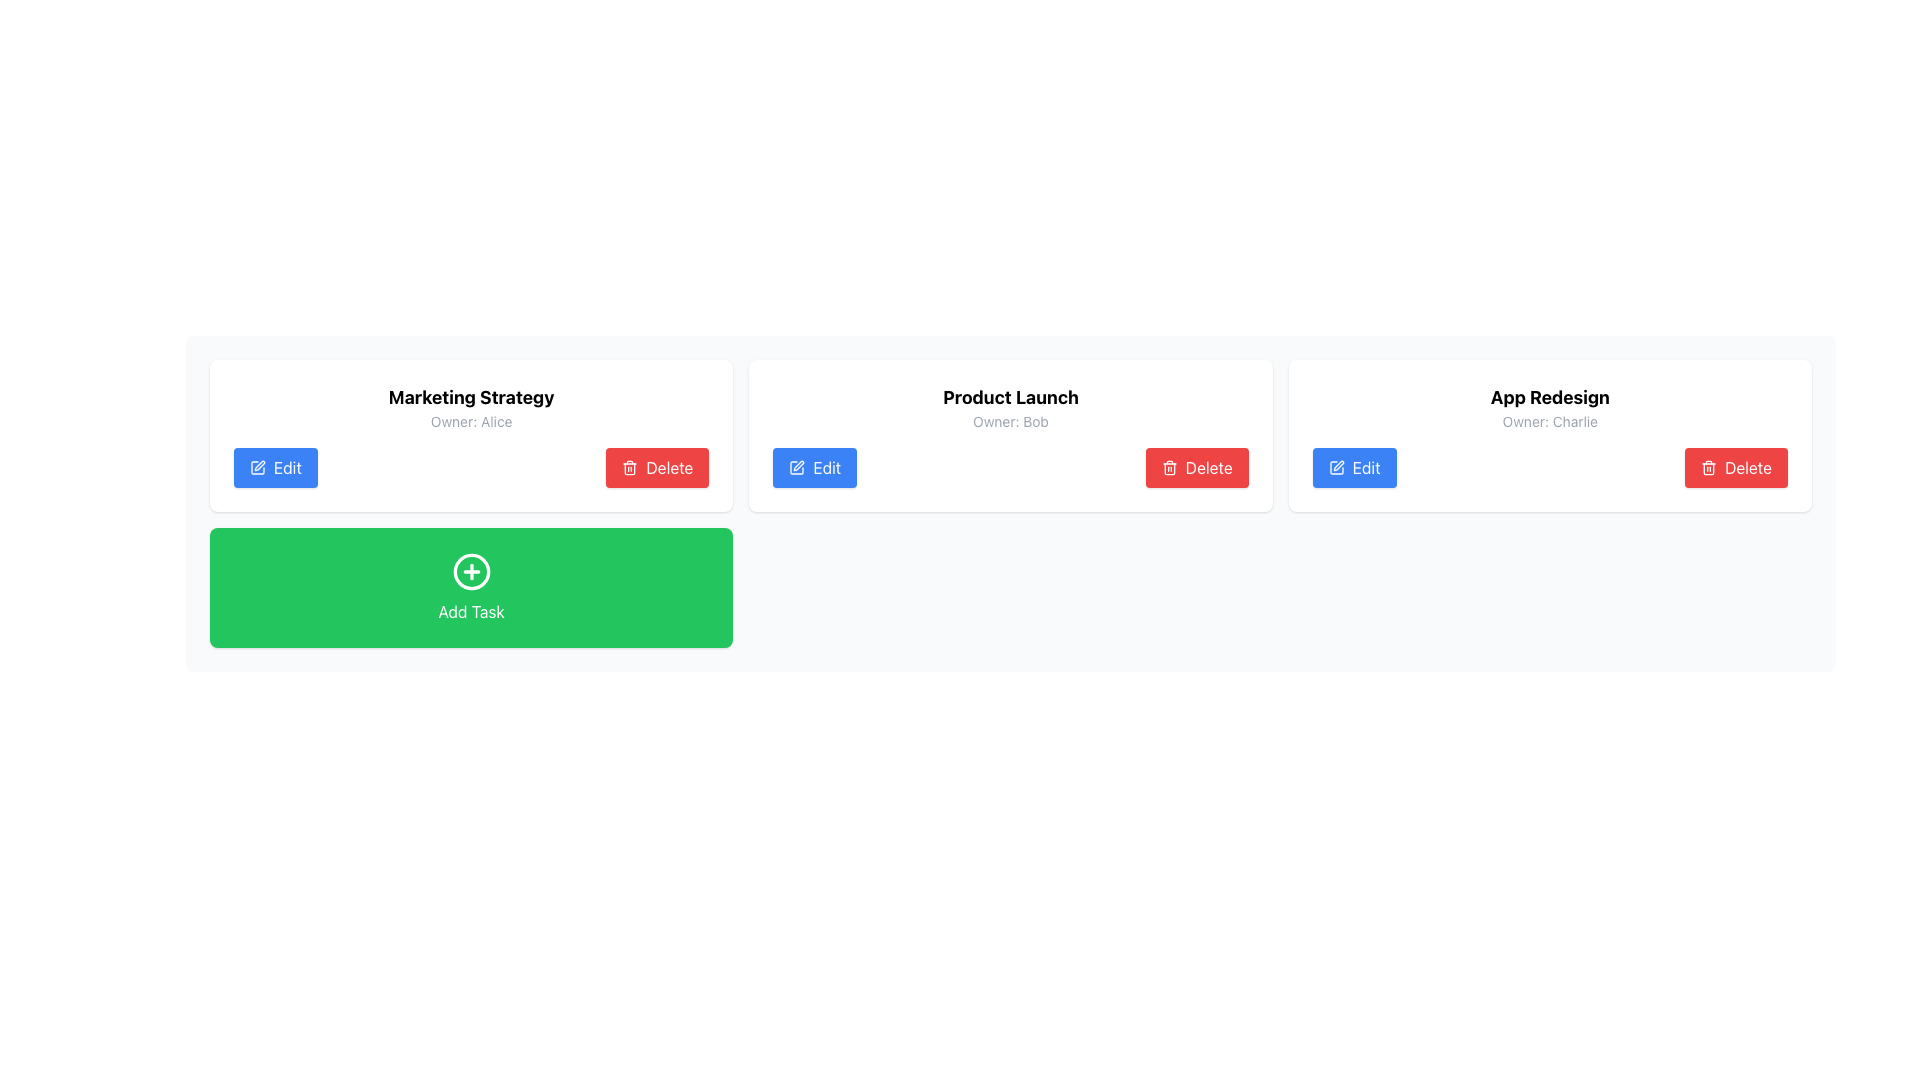 The height and width of the screenshot is (1080, 1920). Describe the element at coordinates (470, 571) in the screenshot. I see `the green circular icon with a plus sign (+) inside, which is located in the middle of the 'Add Task' button at the center of the bottom row of the layout` at that location.